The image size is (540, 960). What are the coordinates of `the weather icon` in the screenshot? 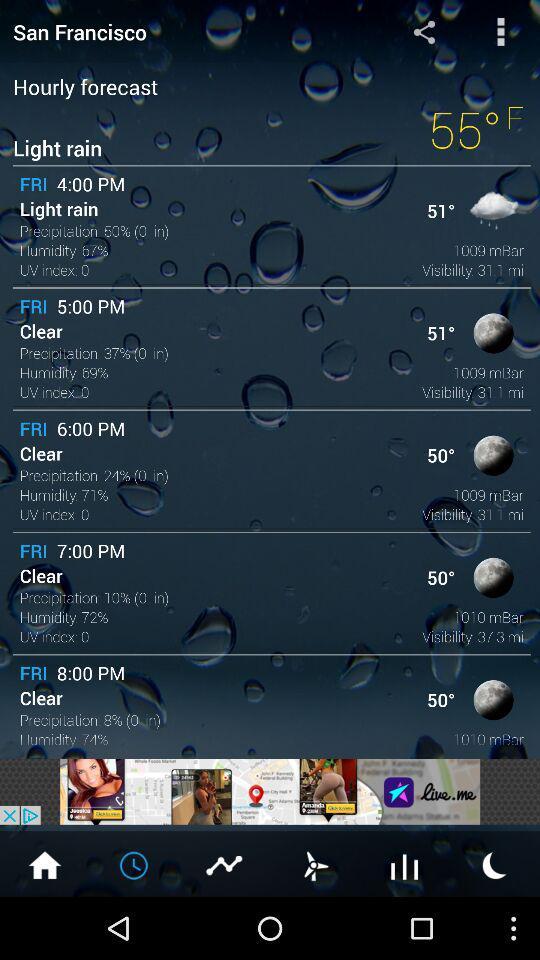 It's located at (314, 925).